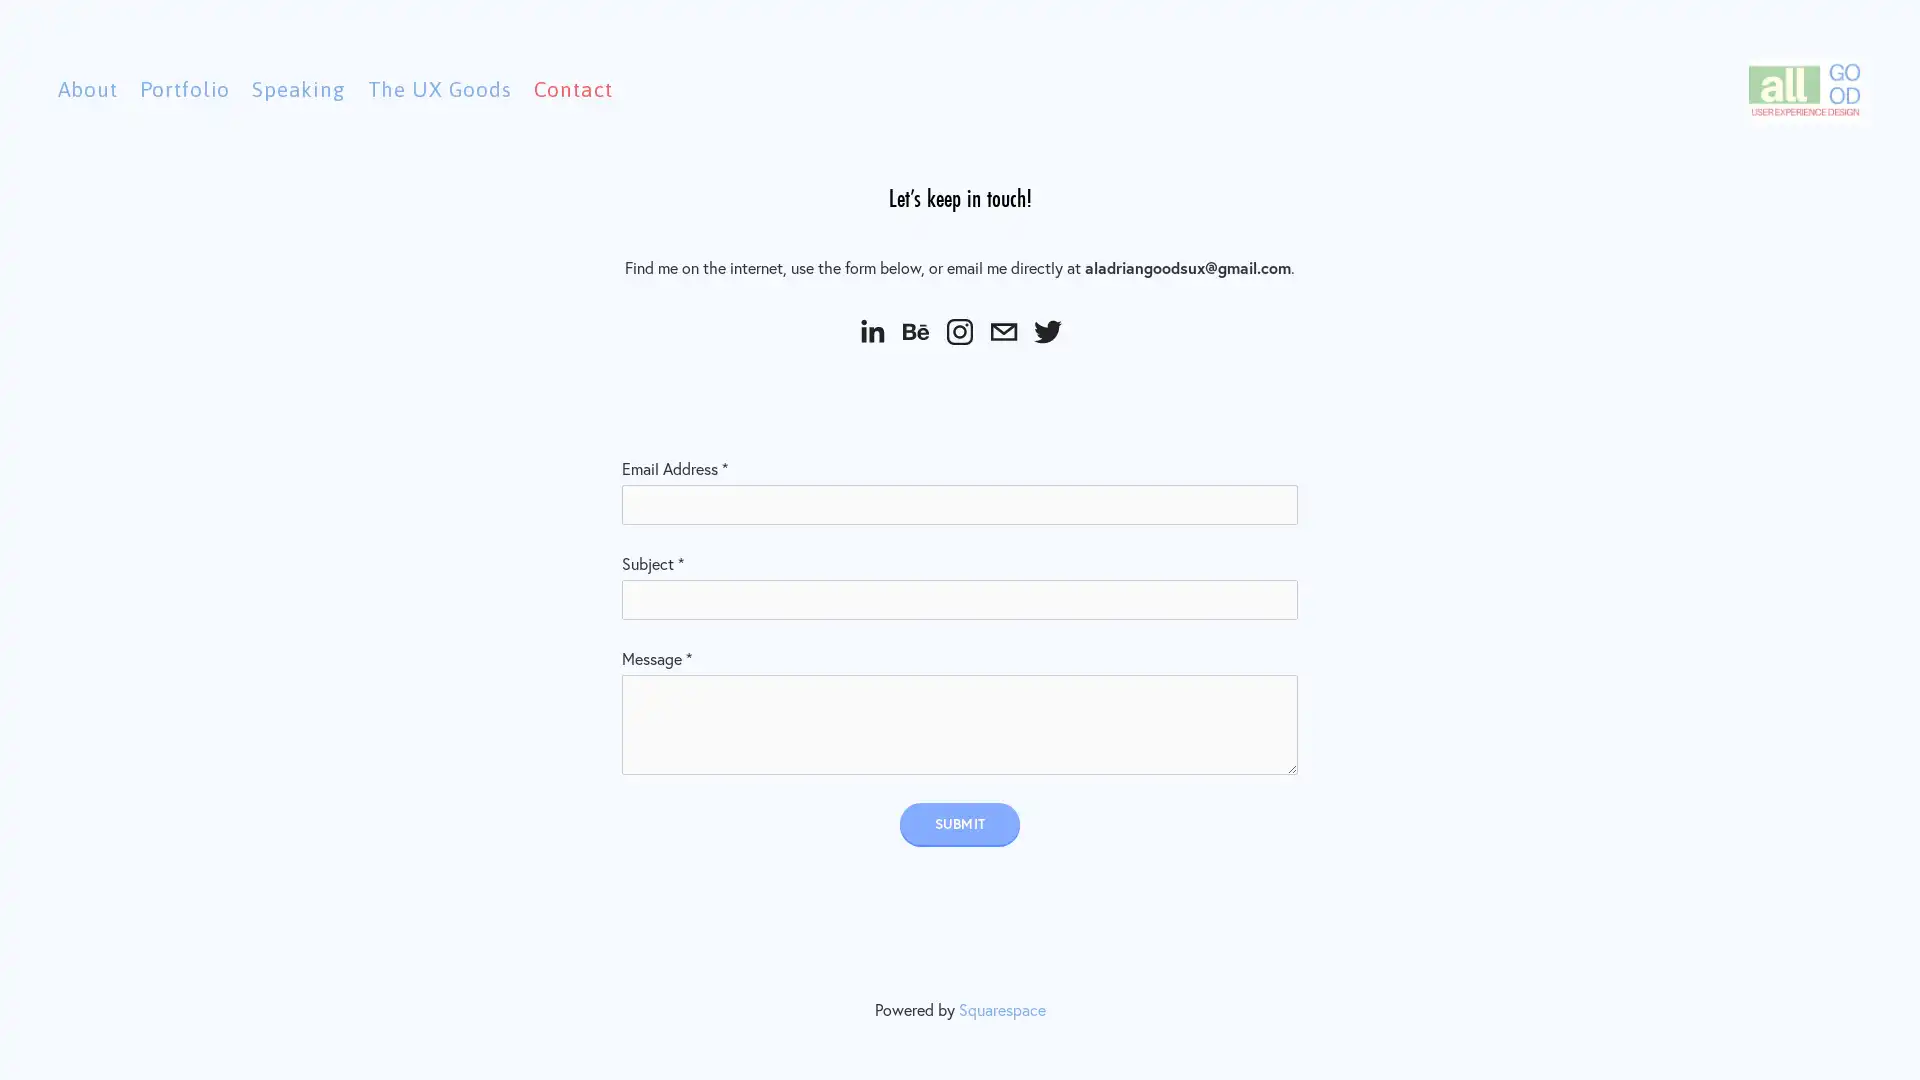 This screenshot has width=1920, height=1080. What do you see at coordinates (958, 824) in the screenshot?
I see `Submit` at bounding box center [958, 824].